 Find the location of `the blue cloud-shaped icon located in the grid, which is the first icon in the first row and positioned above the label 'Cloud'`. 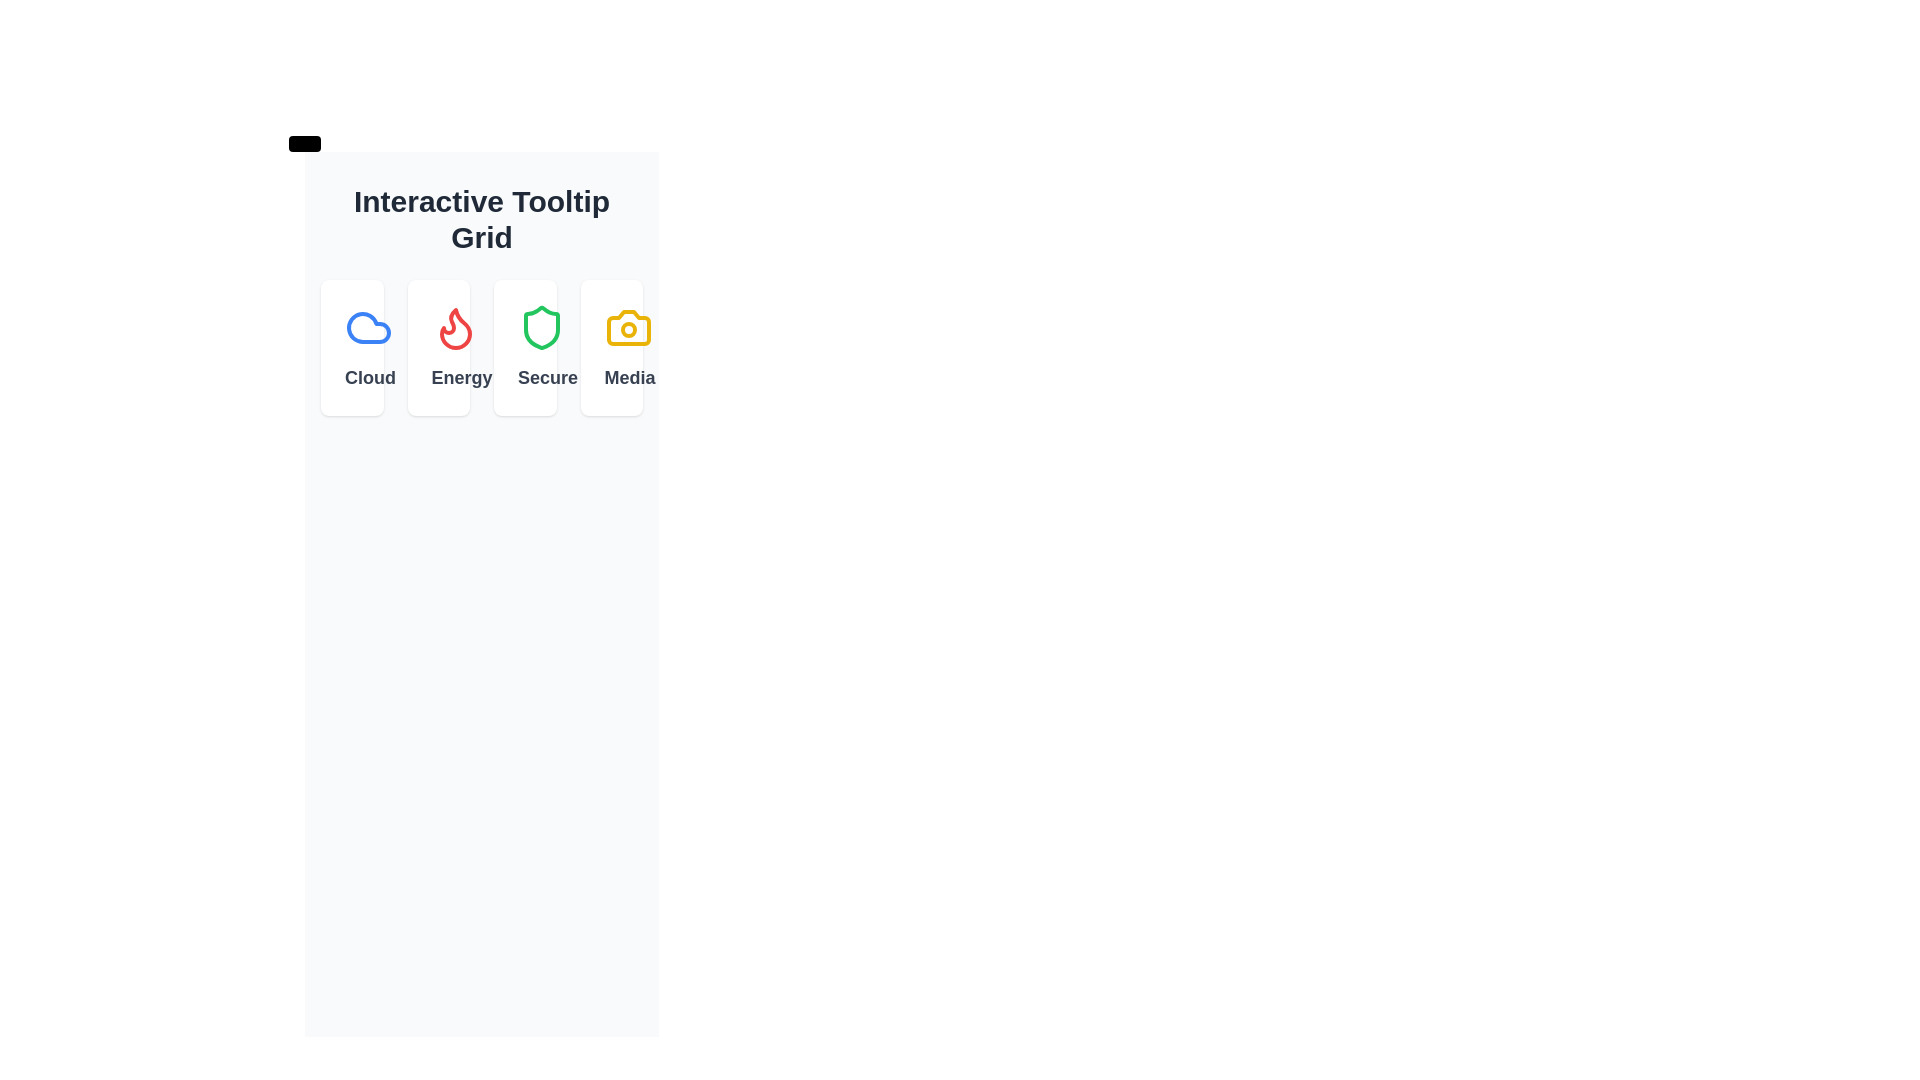

the blue cloud-shaped icon located in the grid, which is the first icon in the first row and positioned above the label 'Cloud' is located at coordinates (369, 326).